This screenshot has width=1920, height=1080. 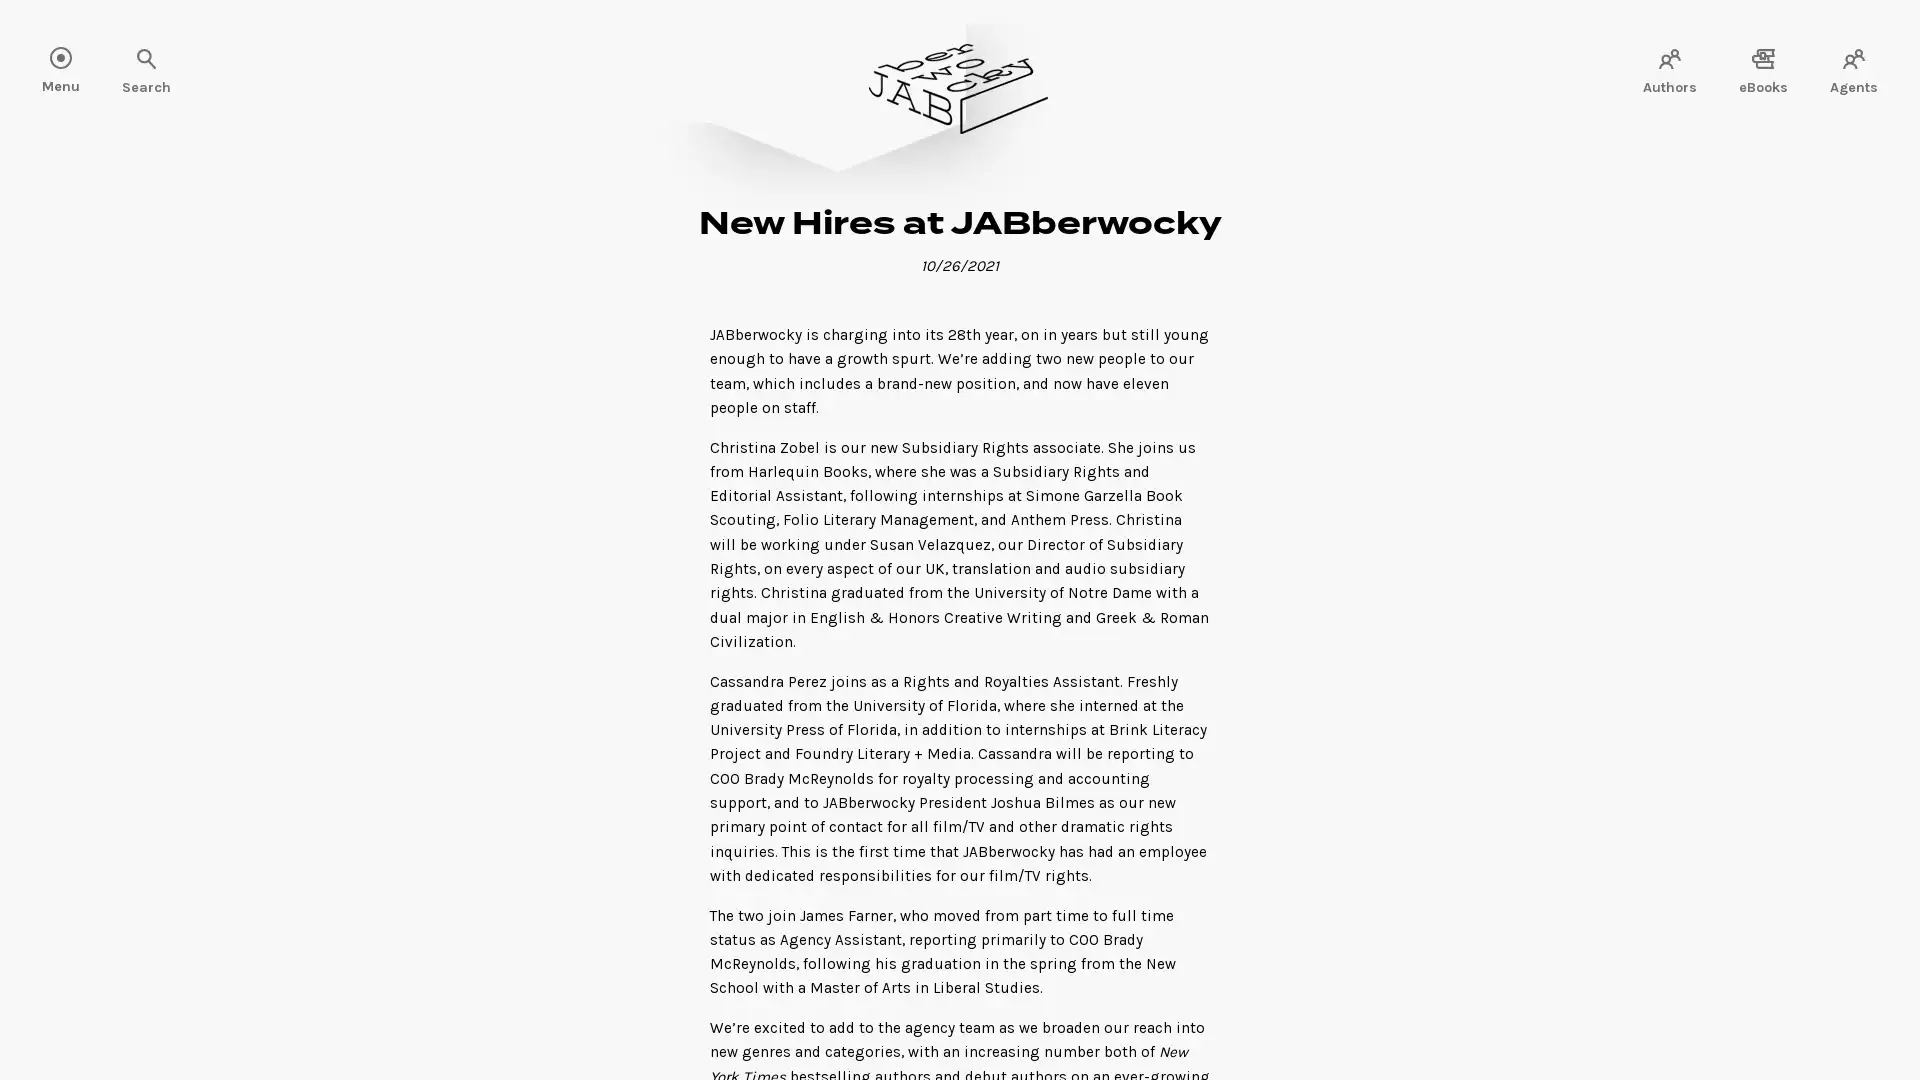 What do you see at coordinates (80, 60) in the screenshot?
I see `Search` at bounding box center [80, 60].